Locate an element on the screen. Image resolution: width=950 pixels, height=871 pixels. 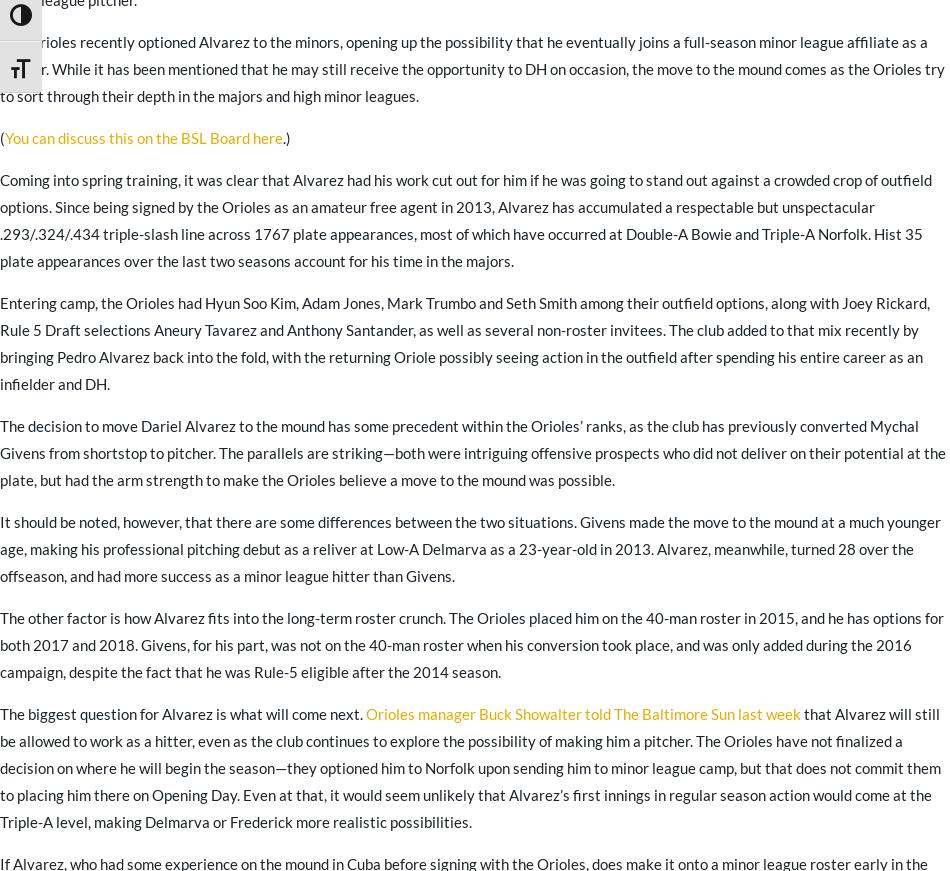
'Entering camp, the Orioles had Hyun Soo Kim, Adam Jones, Mark Trumbo and Seth Smith among their outfield options, along with Joey Rickard, Rule 5 Draft selections Aneury Tavarez and Anthony Santander, as well as several non-roster invitees. The club added to that mix recently by bringing Pedro Alvarez back into the fold, with the returning Oriole possibly seeing action in the outfield after spending his entire career as an infielder and DH.' is located at coordinates (464, 342).